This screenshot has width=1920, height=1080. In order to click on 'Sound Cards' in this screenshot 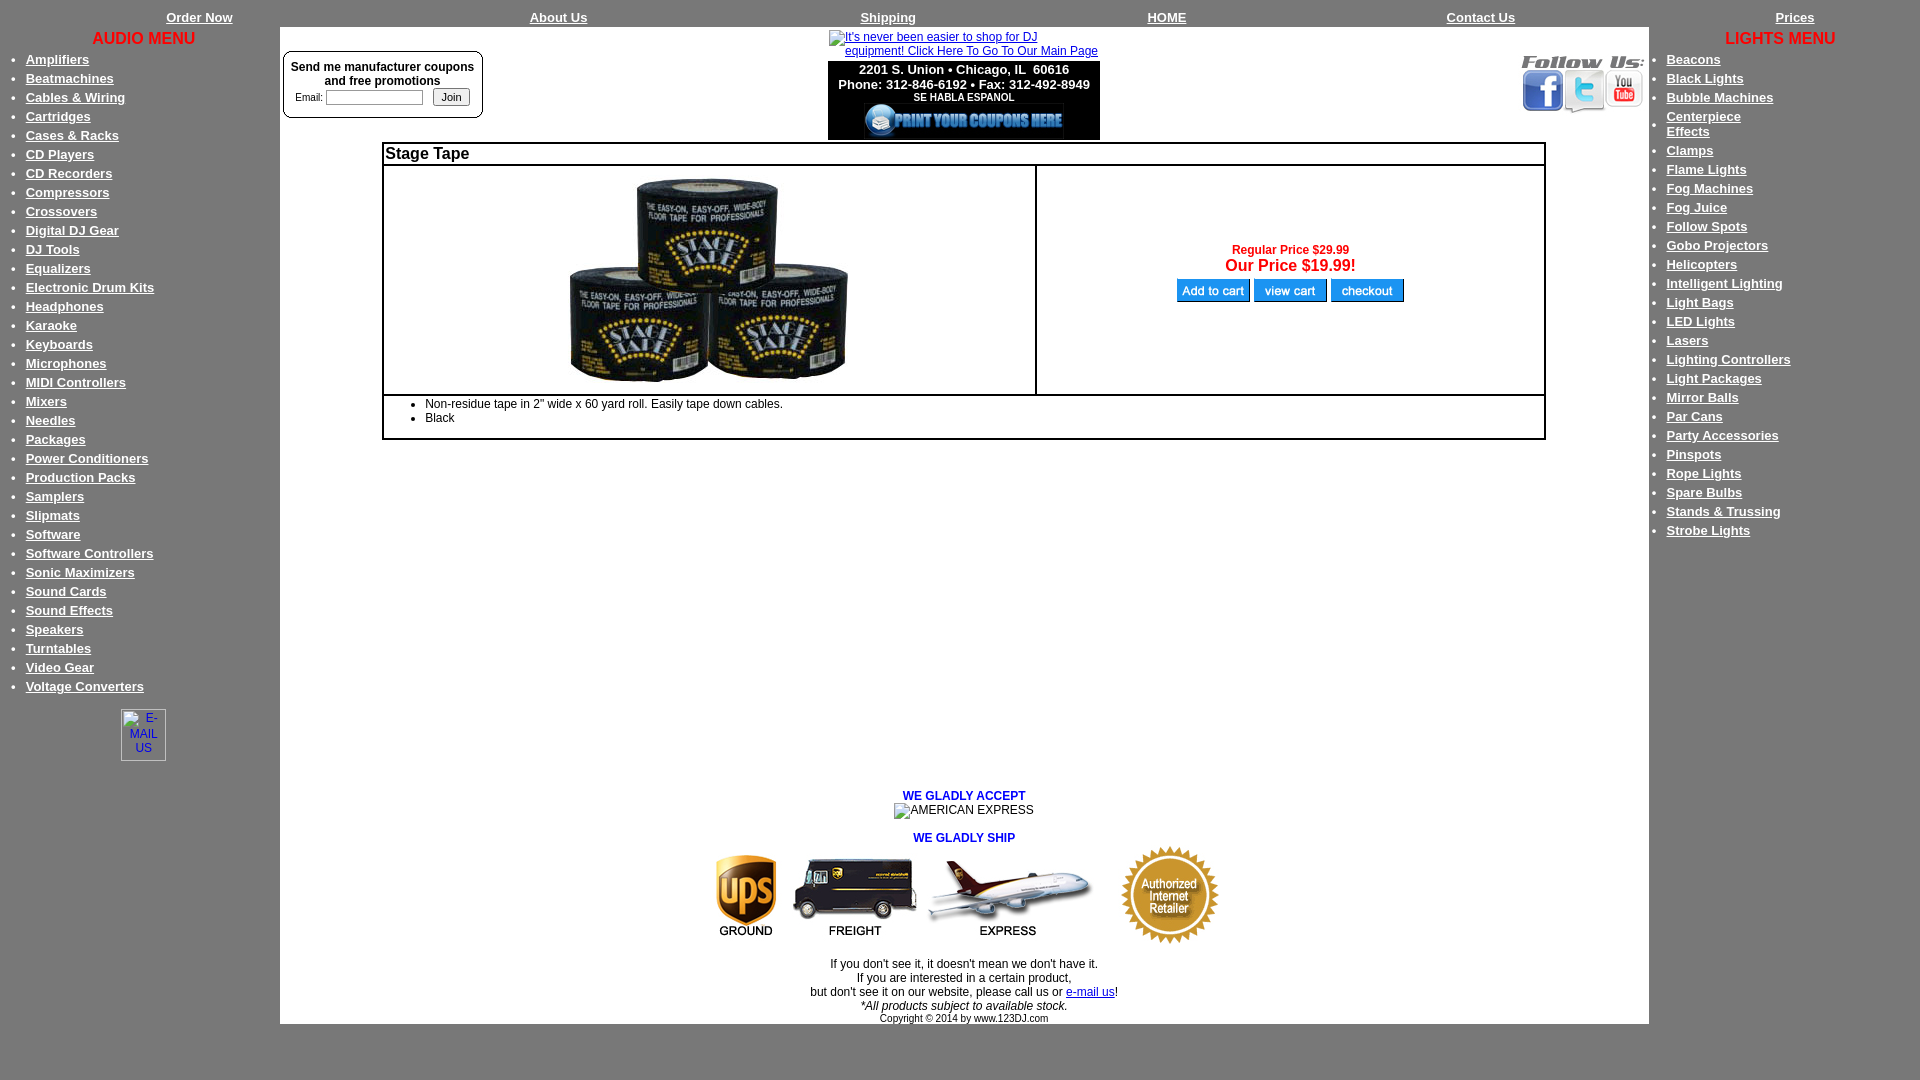, I will do `click(66, 590)`.